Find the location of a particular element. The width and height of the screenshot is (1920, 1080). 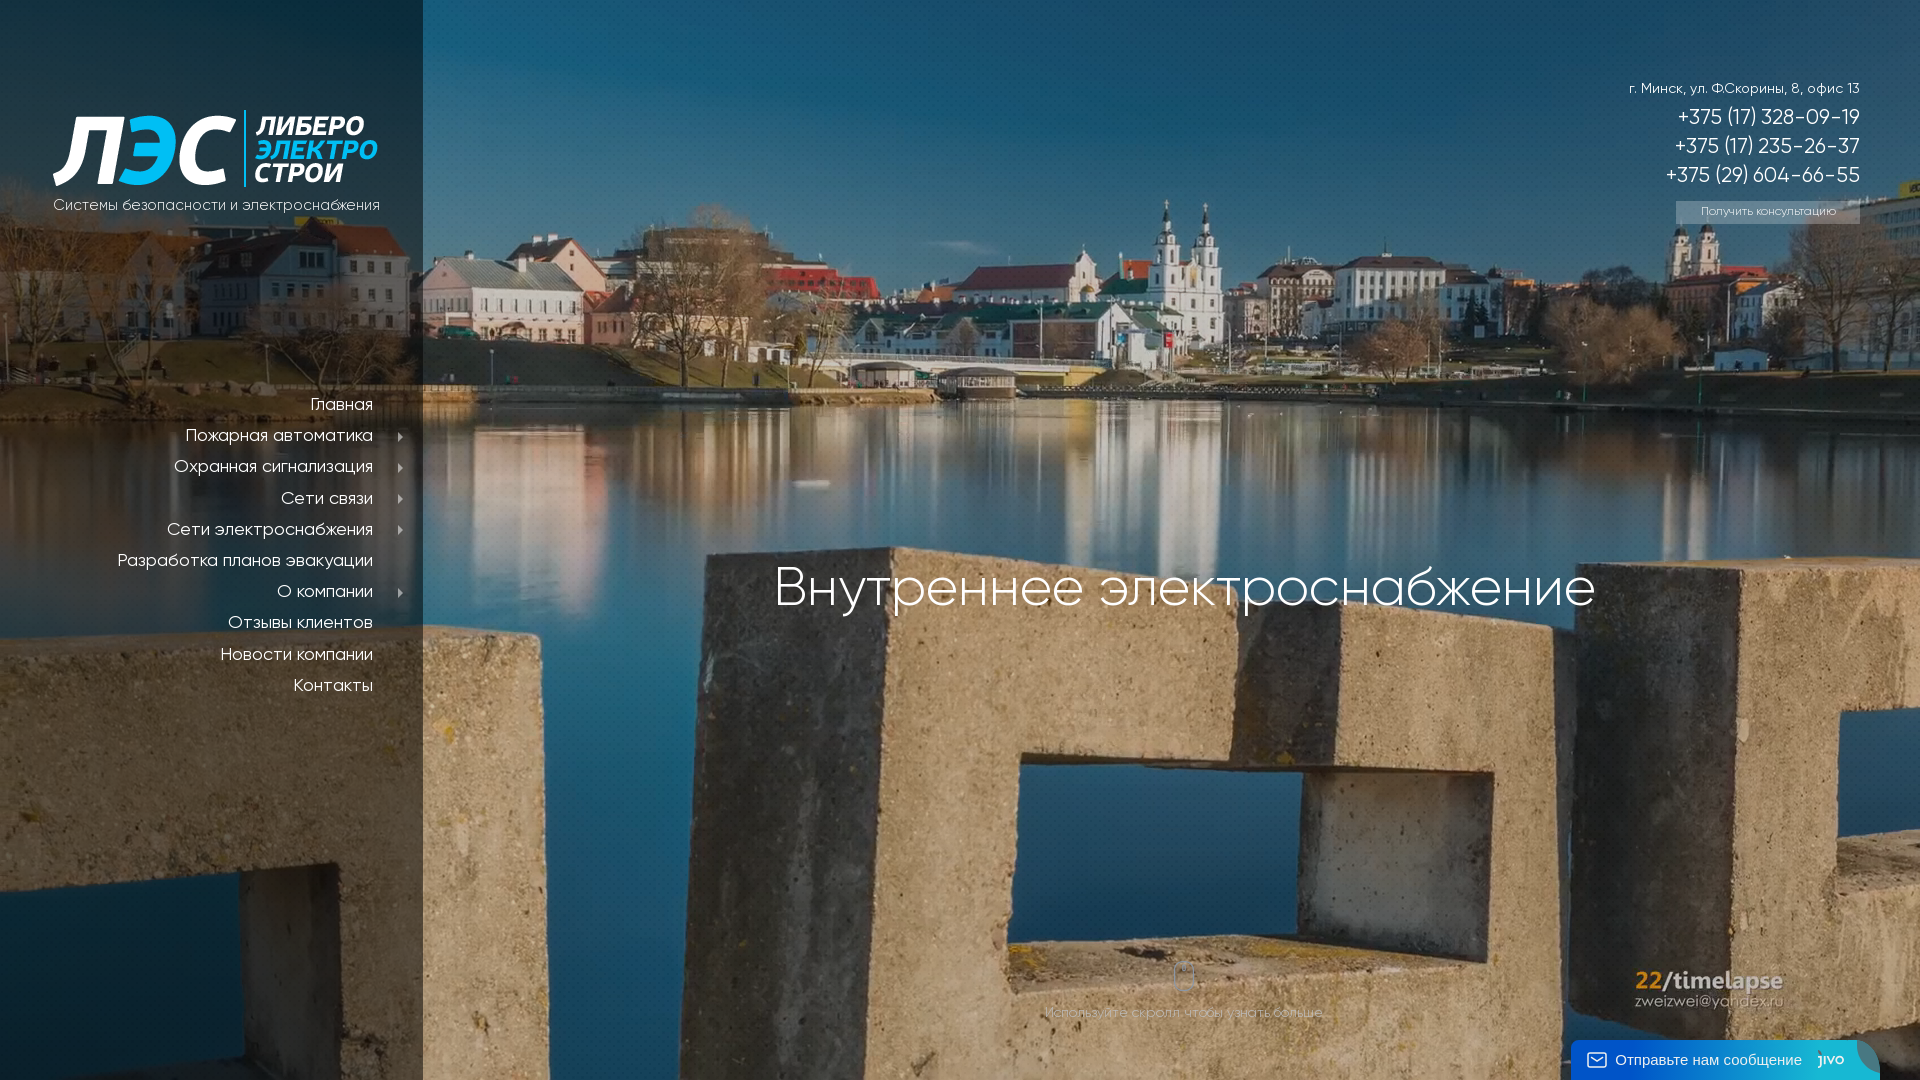

'+375 (17) 328-09-19' is located at coordinates (1769, 118).